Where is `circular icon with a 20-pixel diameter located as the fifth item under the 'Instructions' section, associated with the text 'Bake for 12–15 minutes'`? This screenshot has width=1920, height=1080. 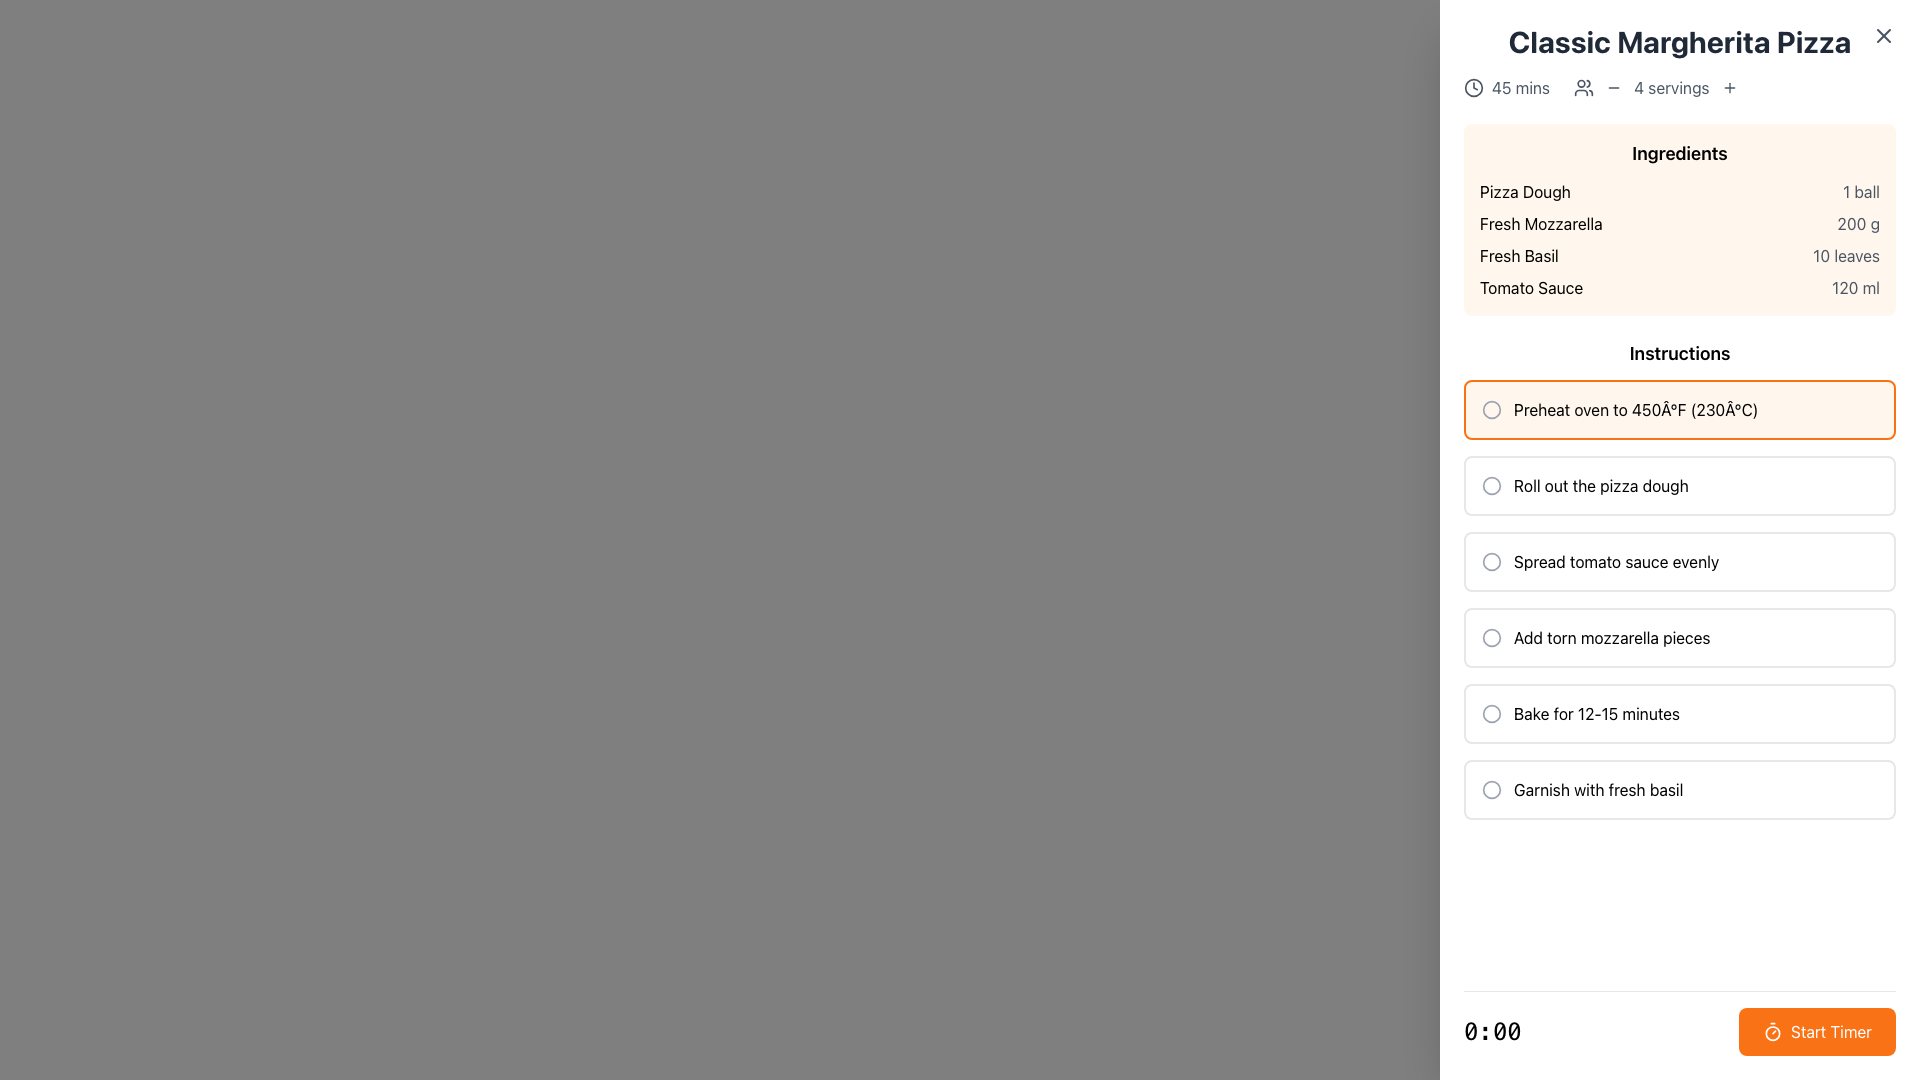 circular icon with a 20-pixel diameter located as the fifth item under the 'Instructions' section, associated with the text 'Bake for 12–15 minutes' is located at coordinates (1492, 712).